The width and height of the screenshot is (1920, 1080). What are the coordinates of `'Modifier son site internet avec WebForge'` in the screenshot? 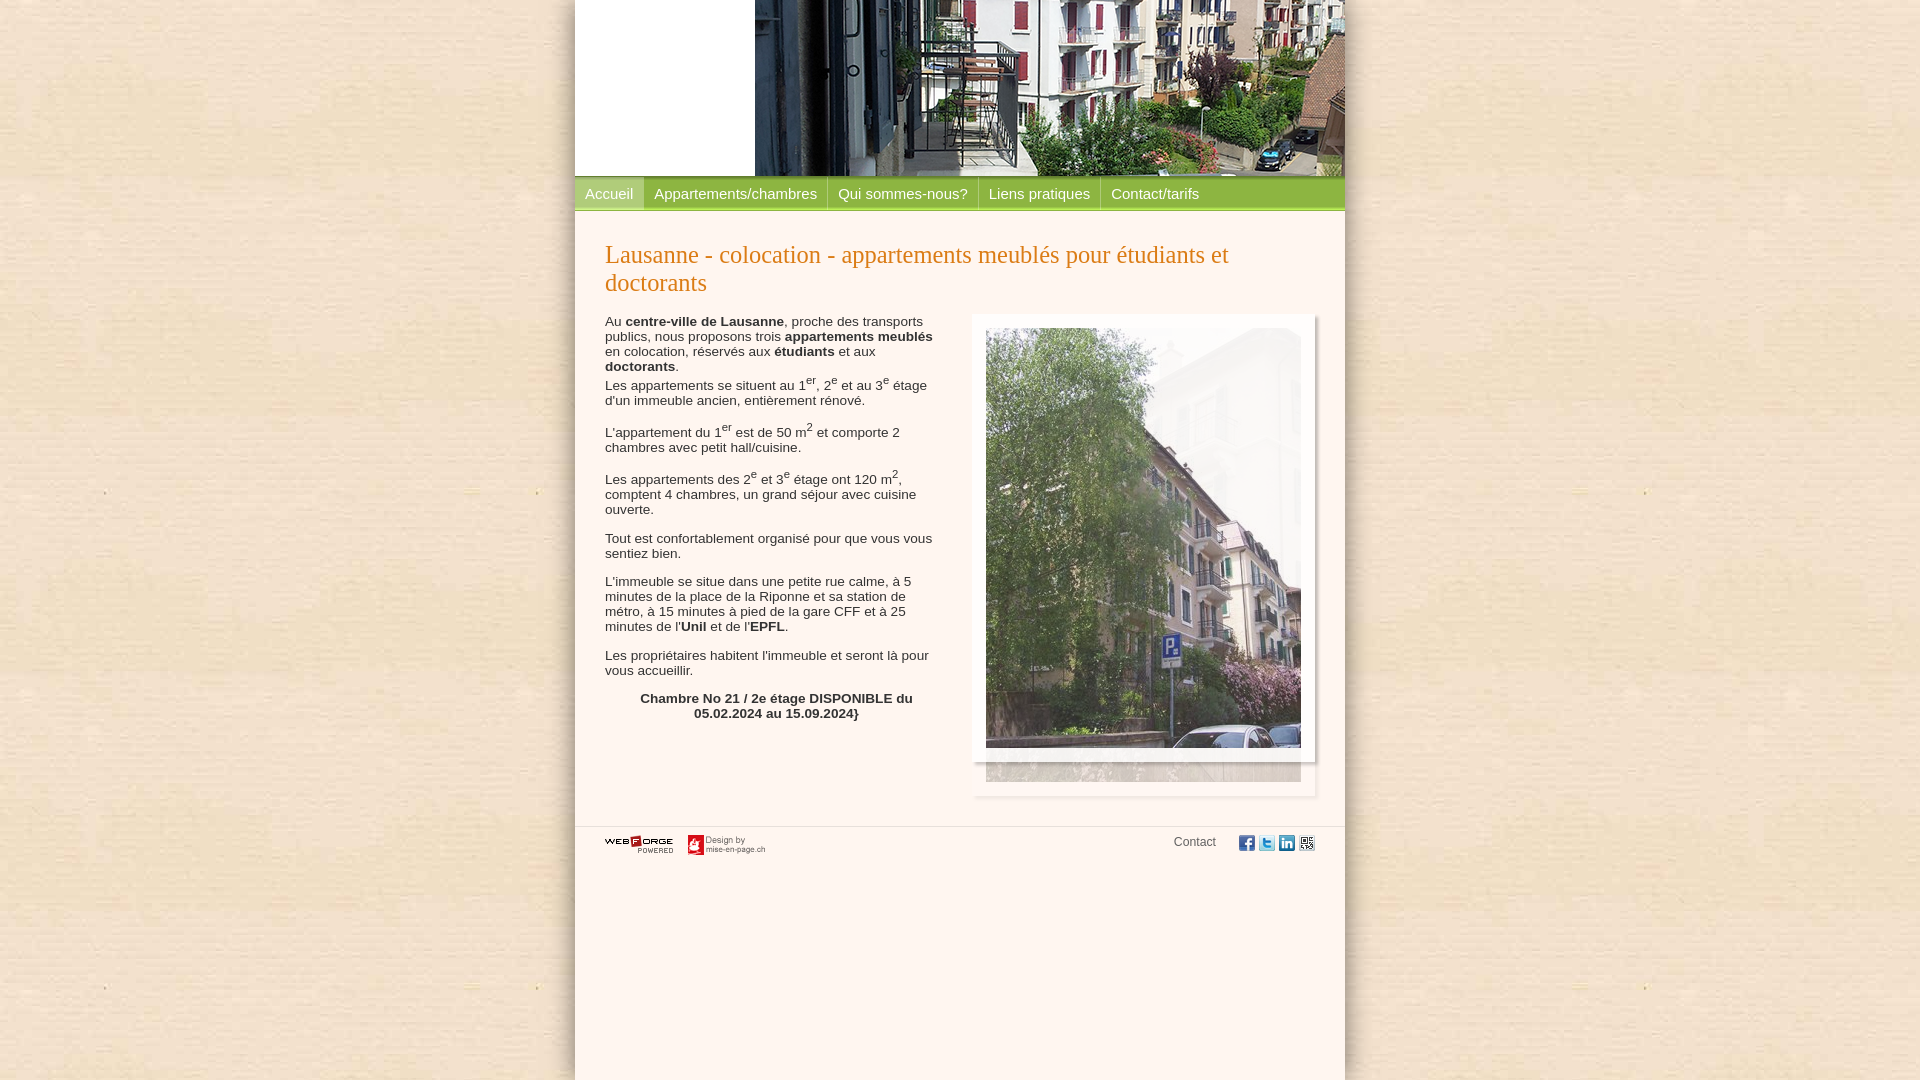 It's located at (637, 844).